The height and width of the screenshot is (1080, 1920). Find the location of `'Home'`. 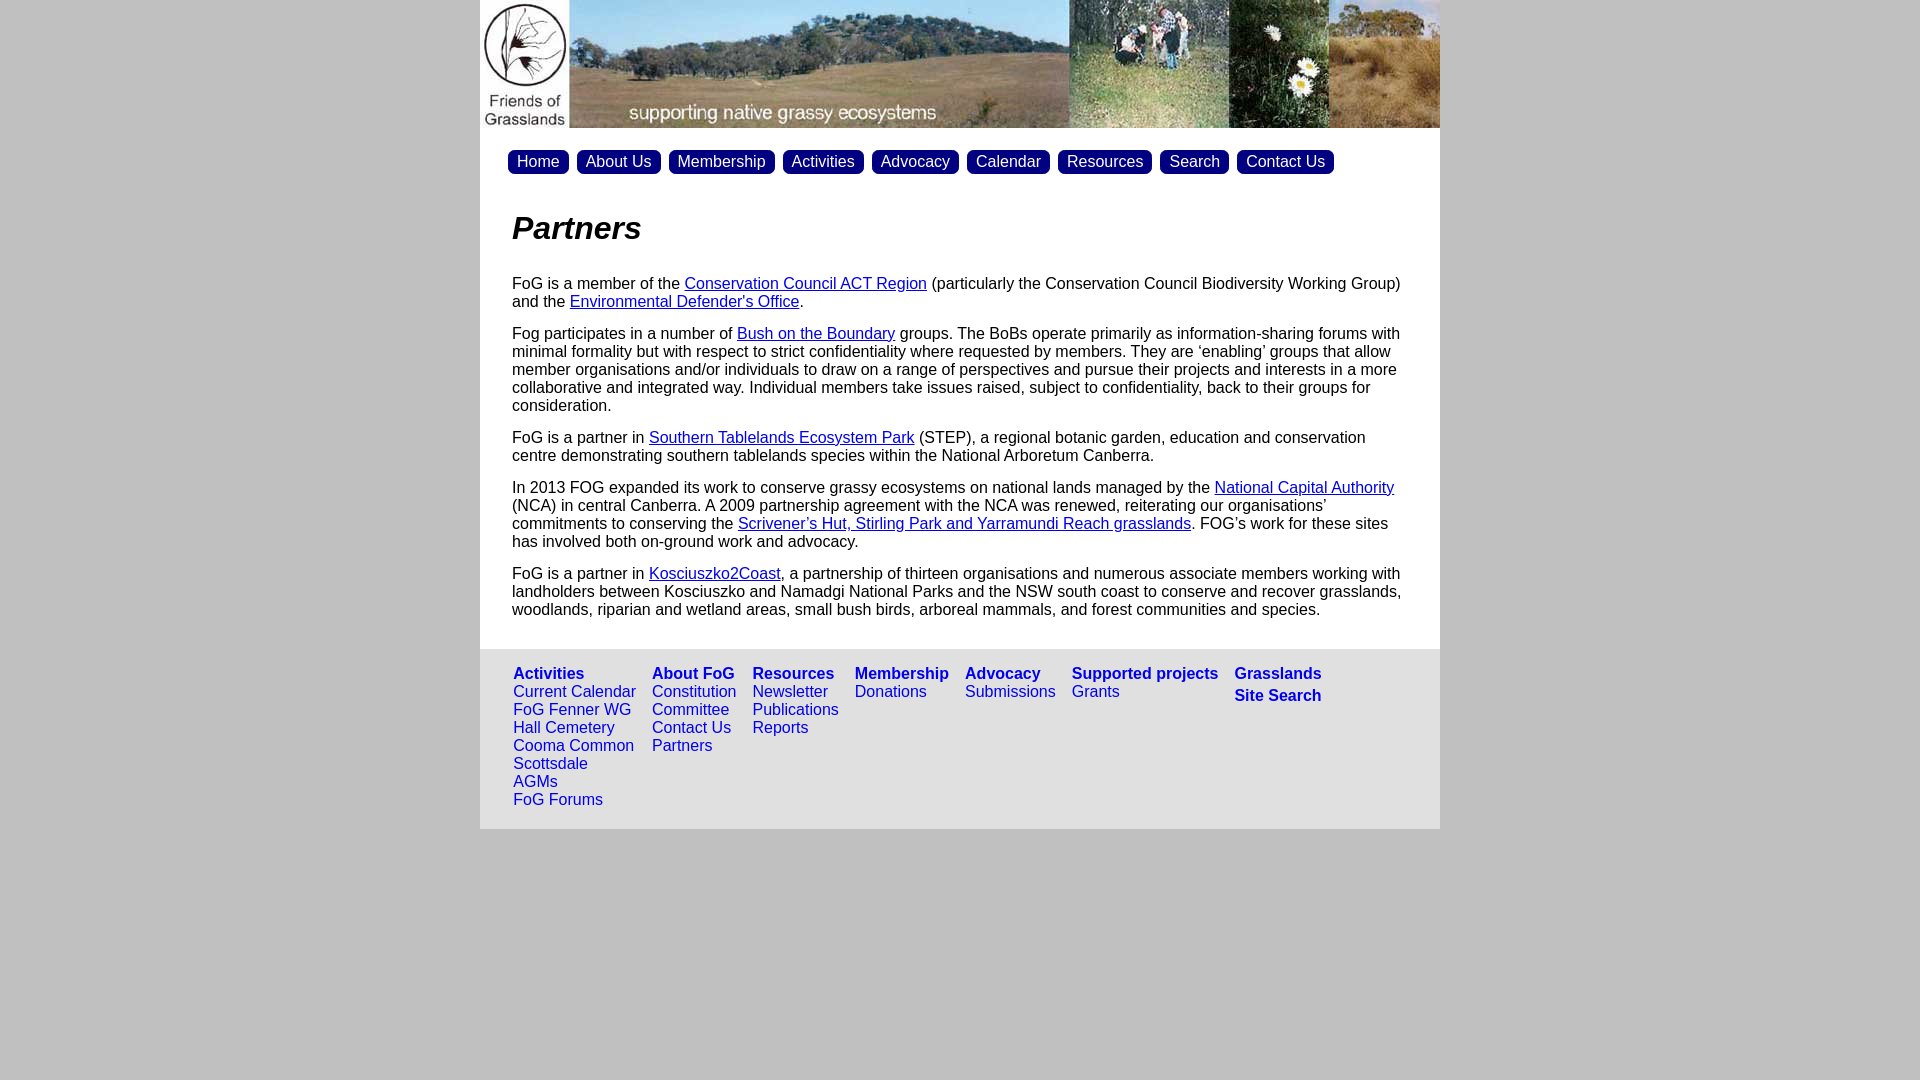

'Home' is located at coordinates (538, 161).